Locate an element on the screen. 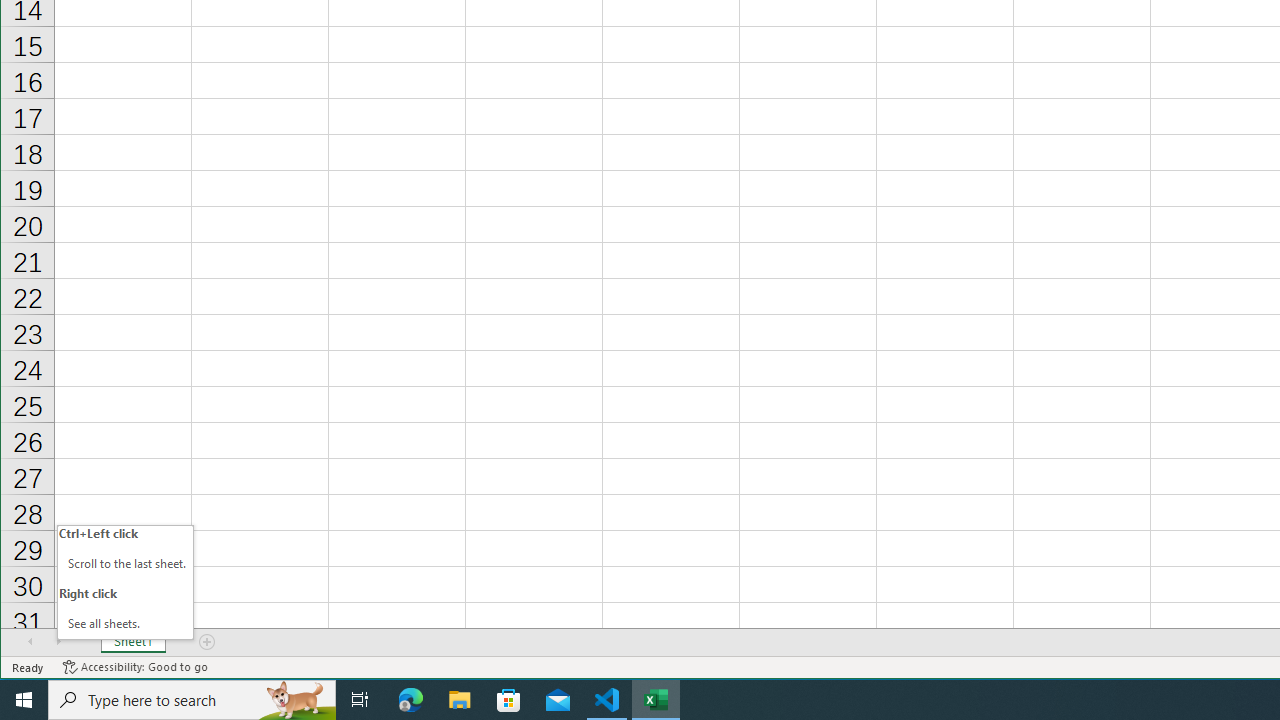 The width and height of the screenshot is (1280, 720). 'File Explorer' is located at coordinates (459, 698).